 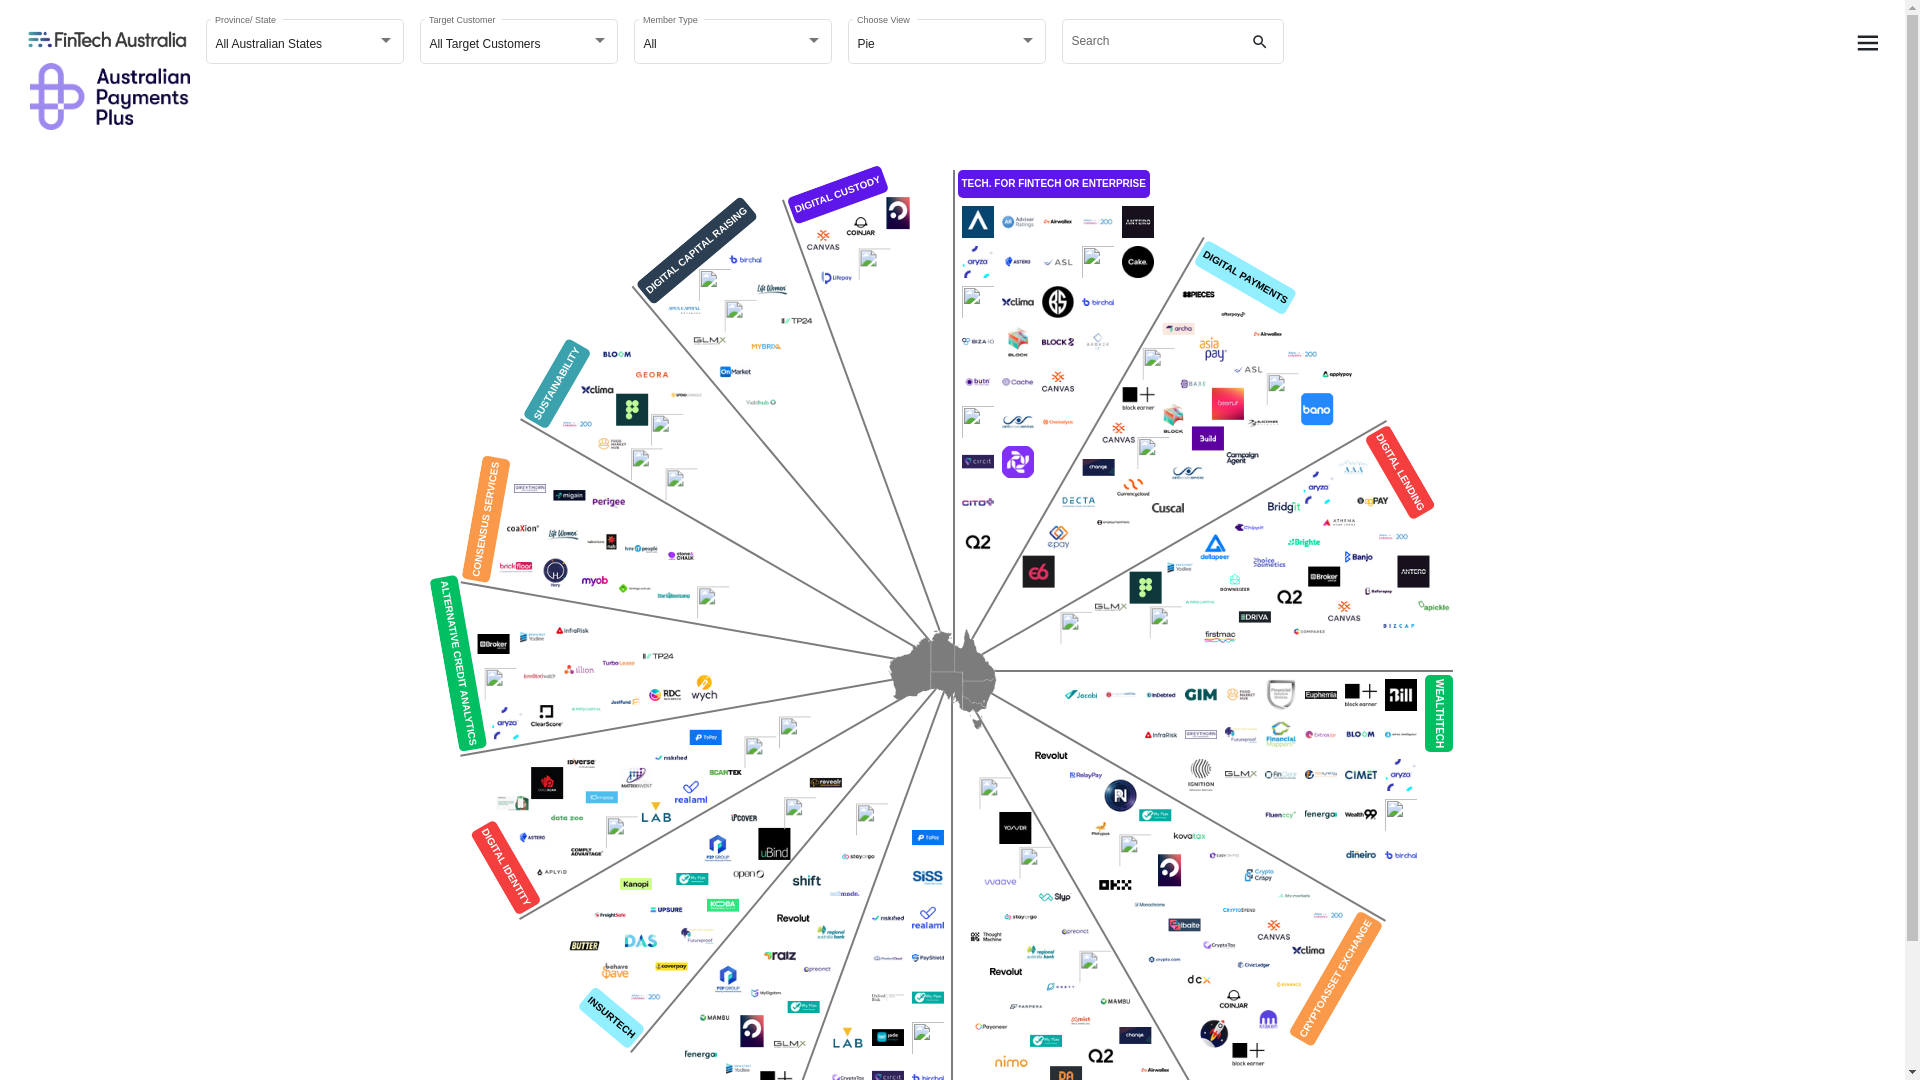 What do you see at coordinates (1189, 836) in the screenshot?
I see `'Kova Tax'` at bounding box center [1189, 836].